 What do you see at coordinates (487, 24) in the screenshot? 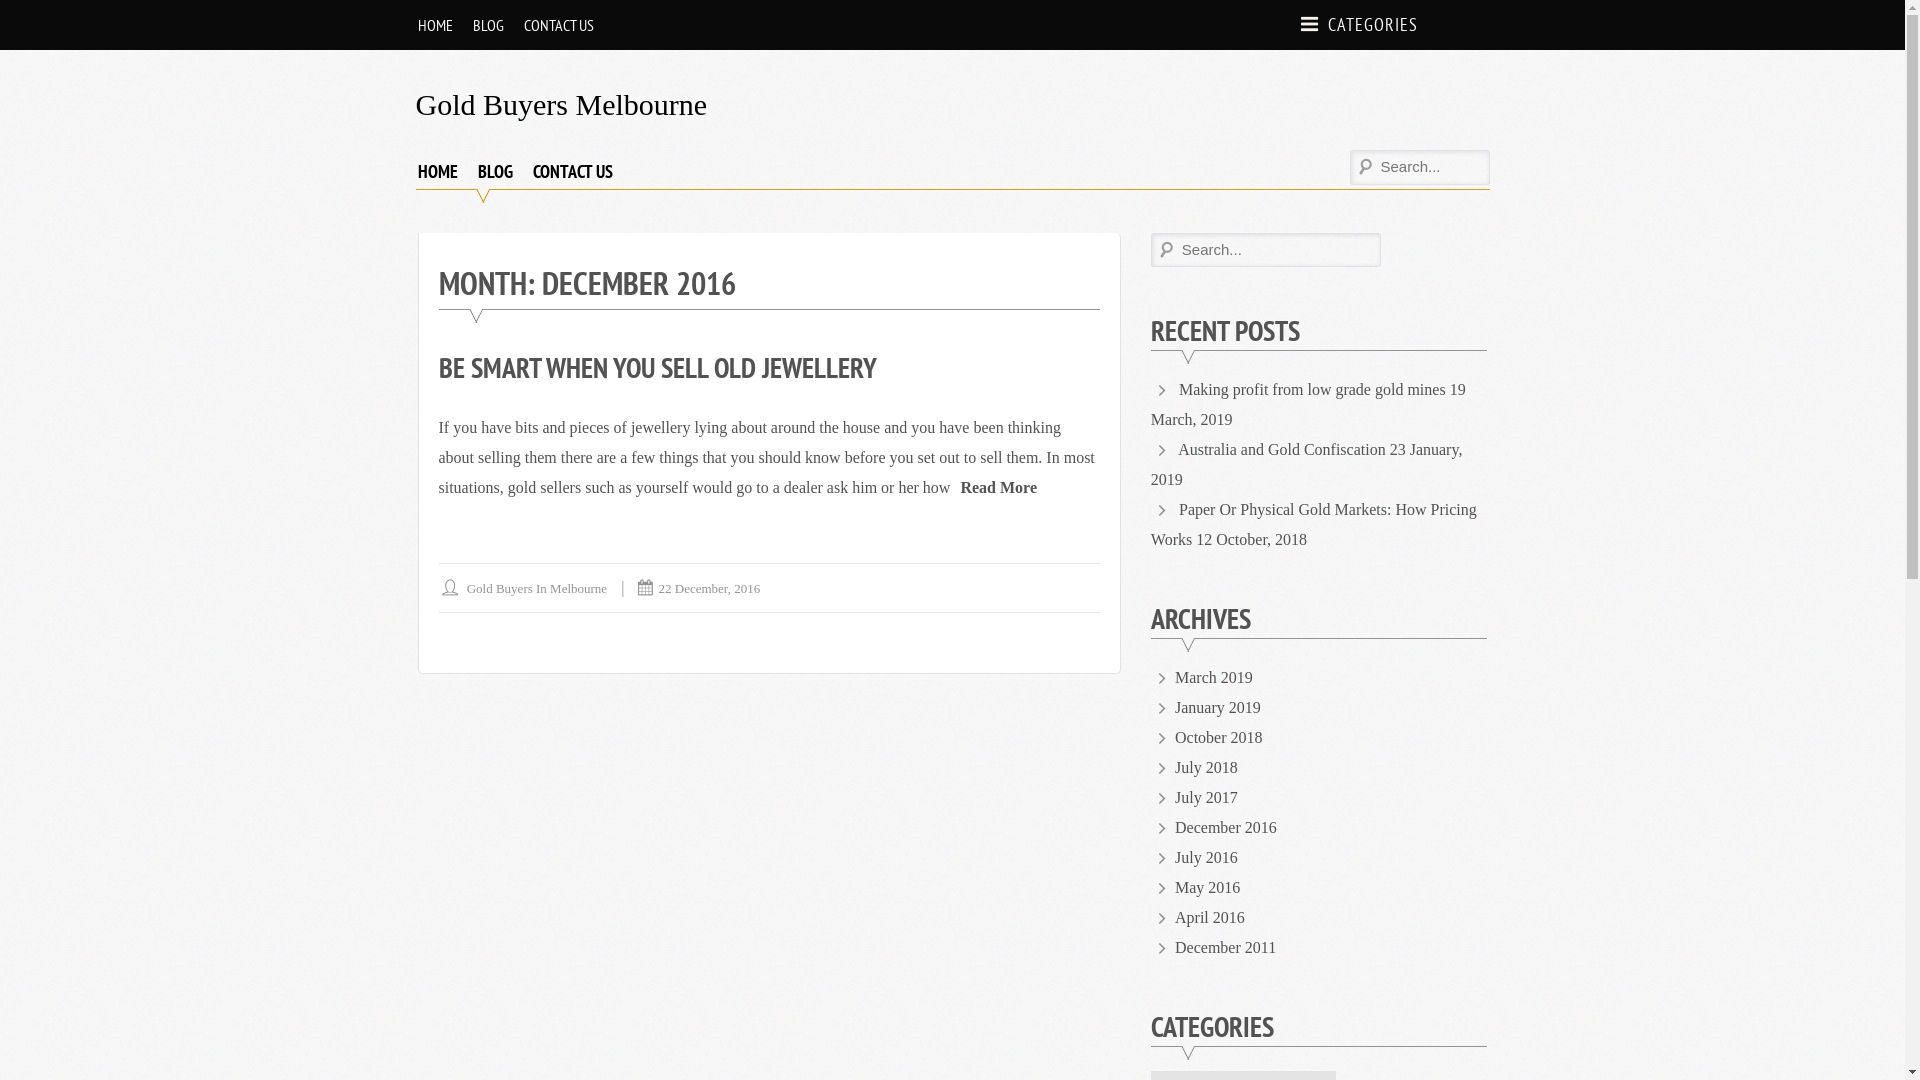
I see `'BLOG'` at bounding box center [487, 24].